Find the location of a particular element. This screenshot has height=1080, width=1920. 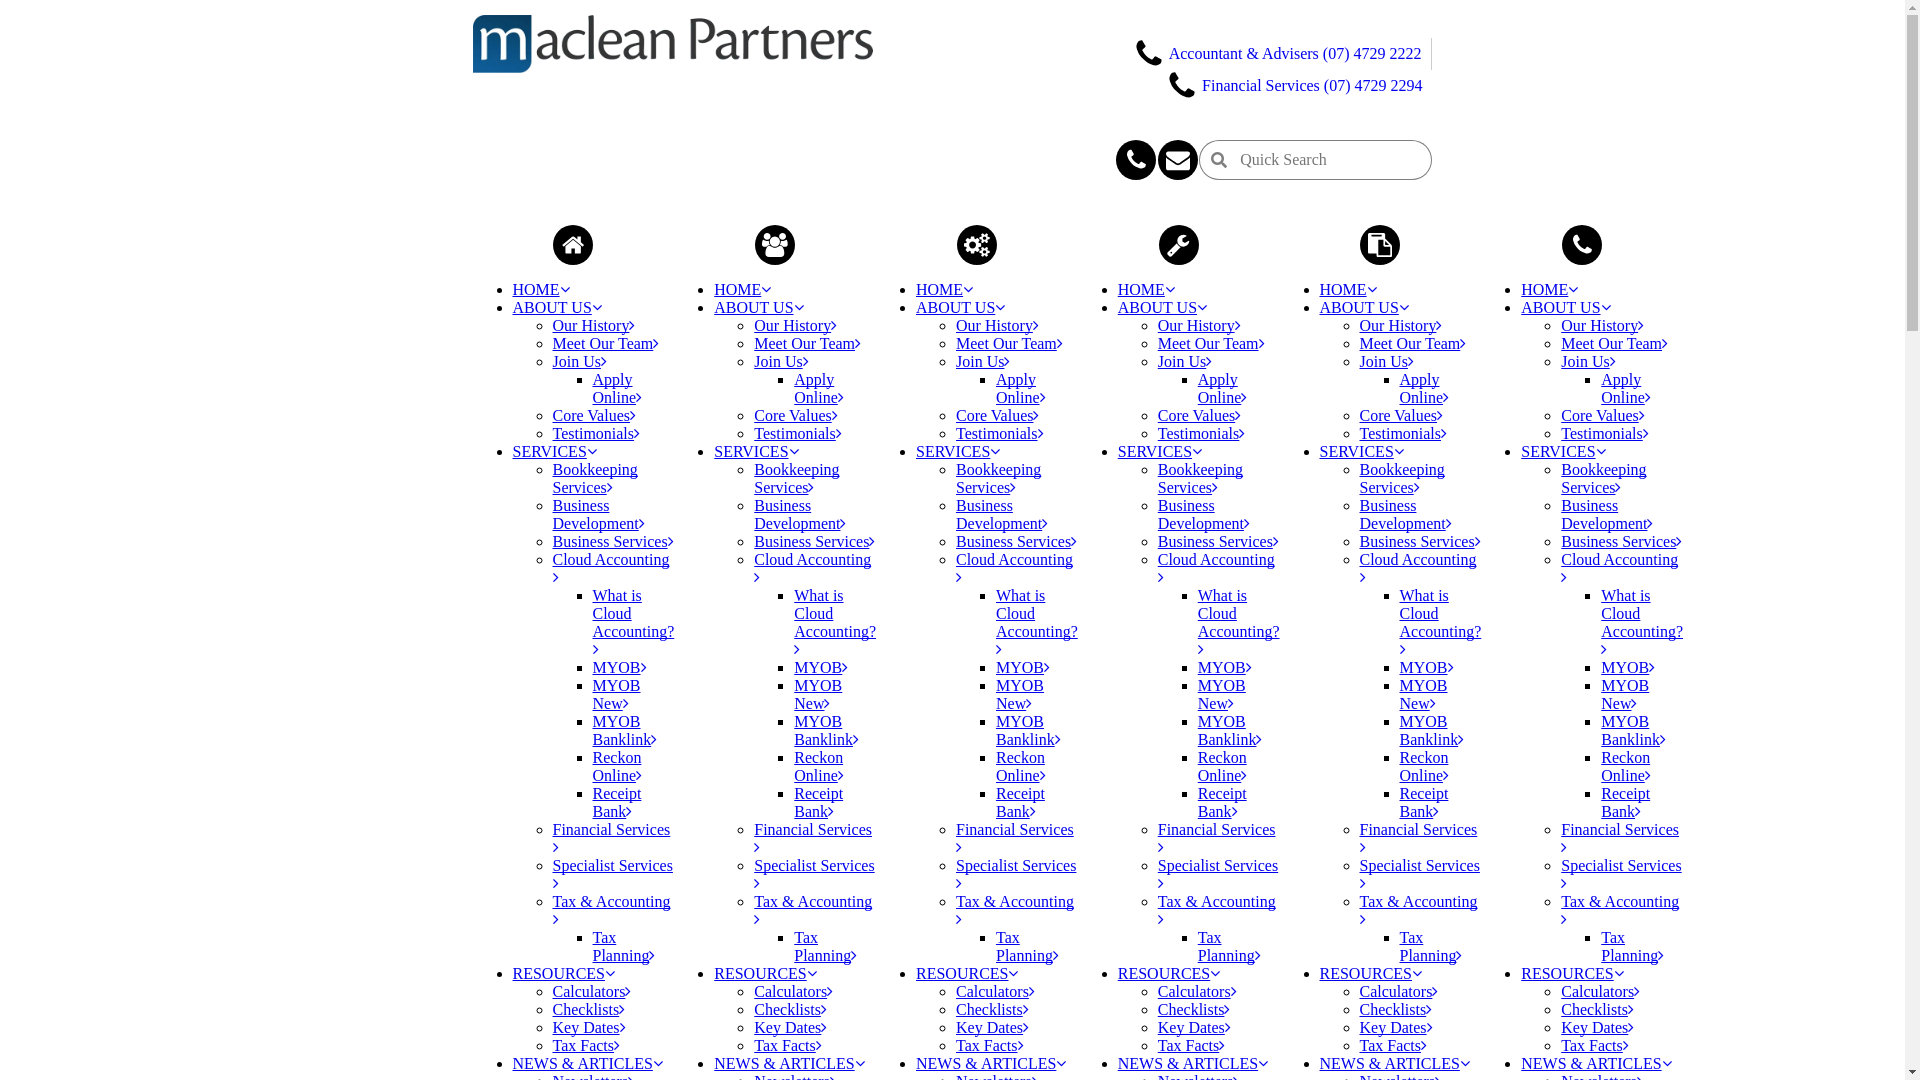

'ABOUT US' is located at coordinates (1117, 307).